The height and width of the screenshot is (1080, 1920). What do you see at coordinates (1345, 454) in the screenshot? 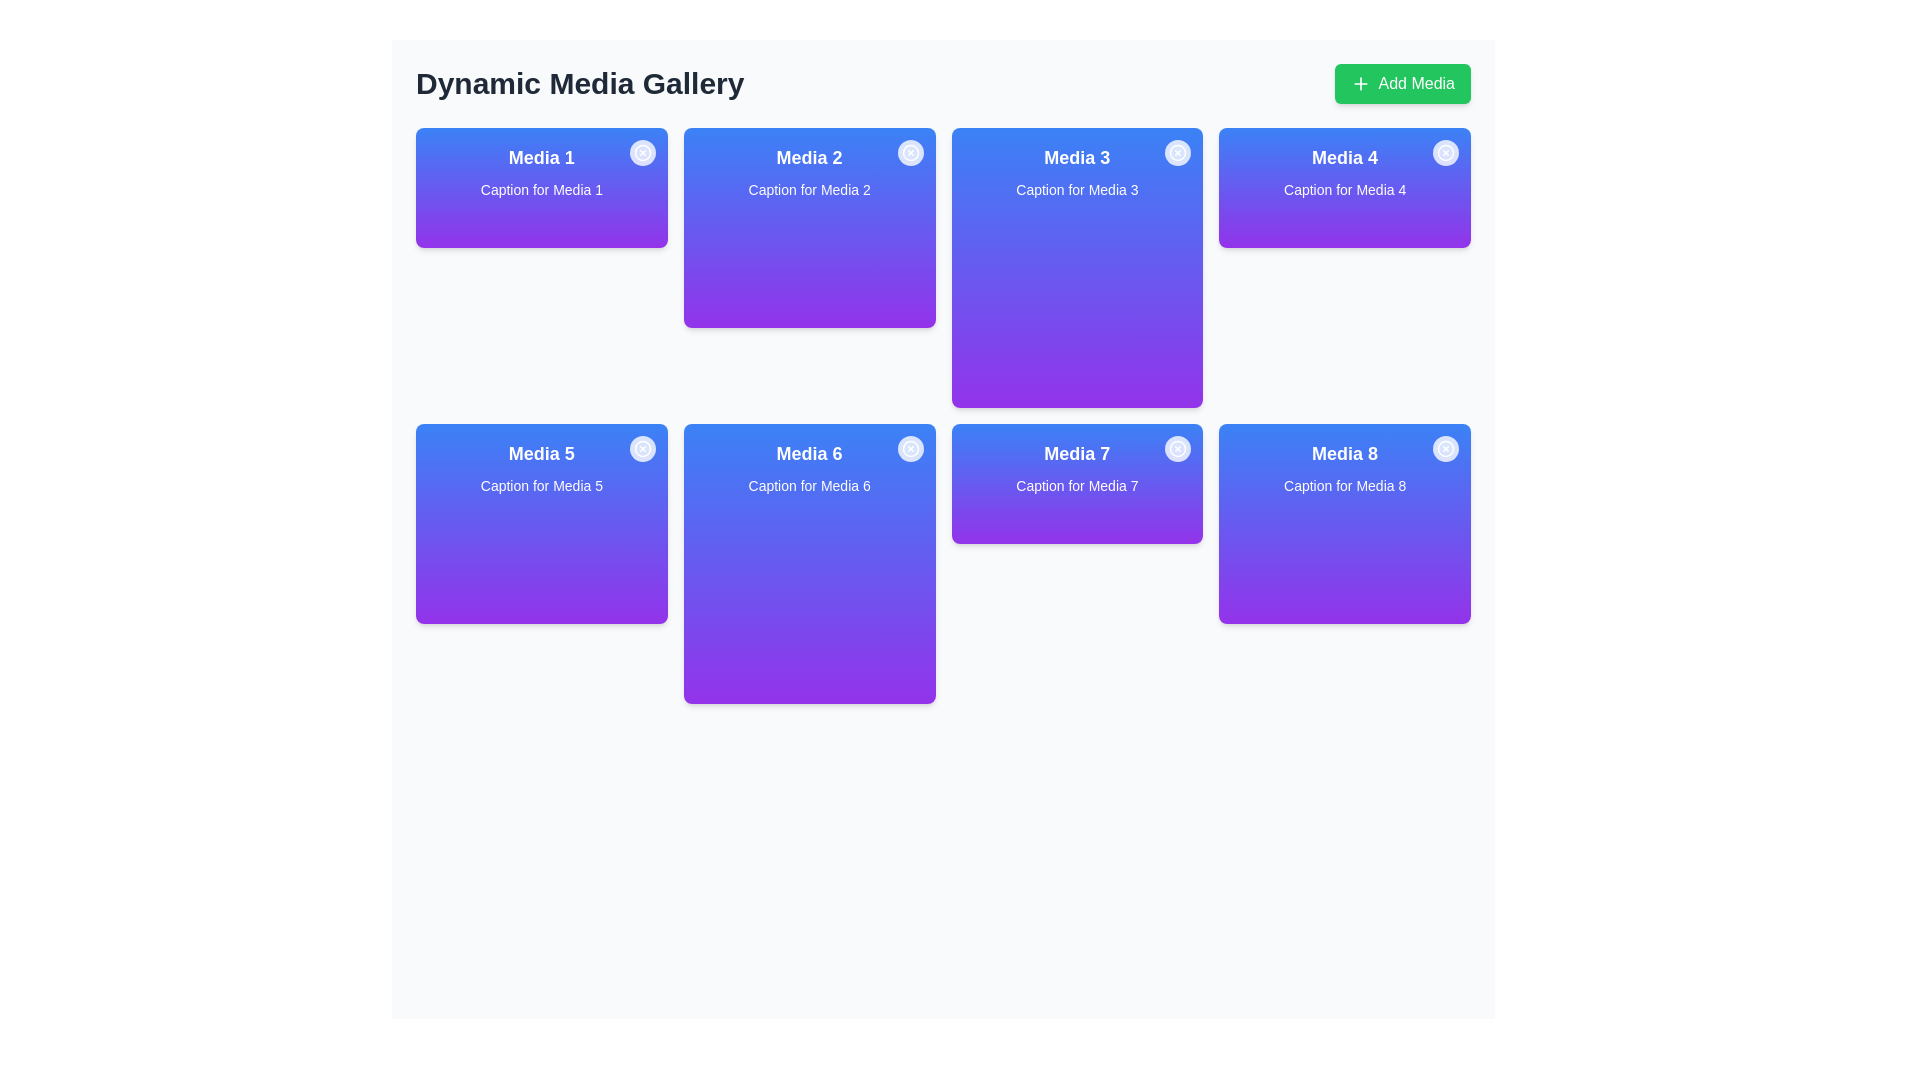
I see `the text label that serves as a title or header for the card, specifically labeled 'Media 8', located at the rightmost card in the last row of a grid layout` at bounding box center [1345, 454].